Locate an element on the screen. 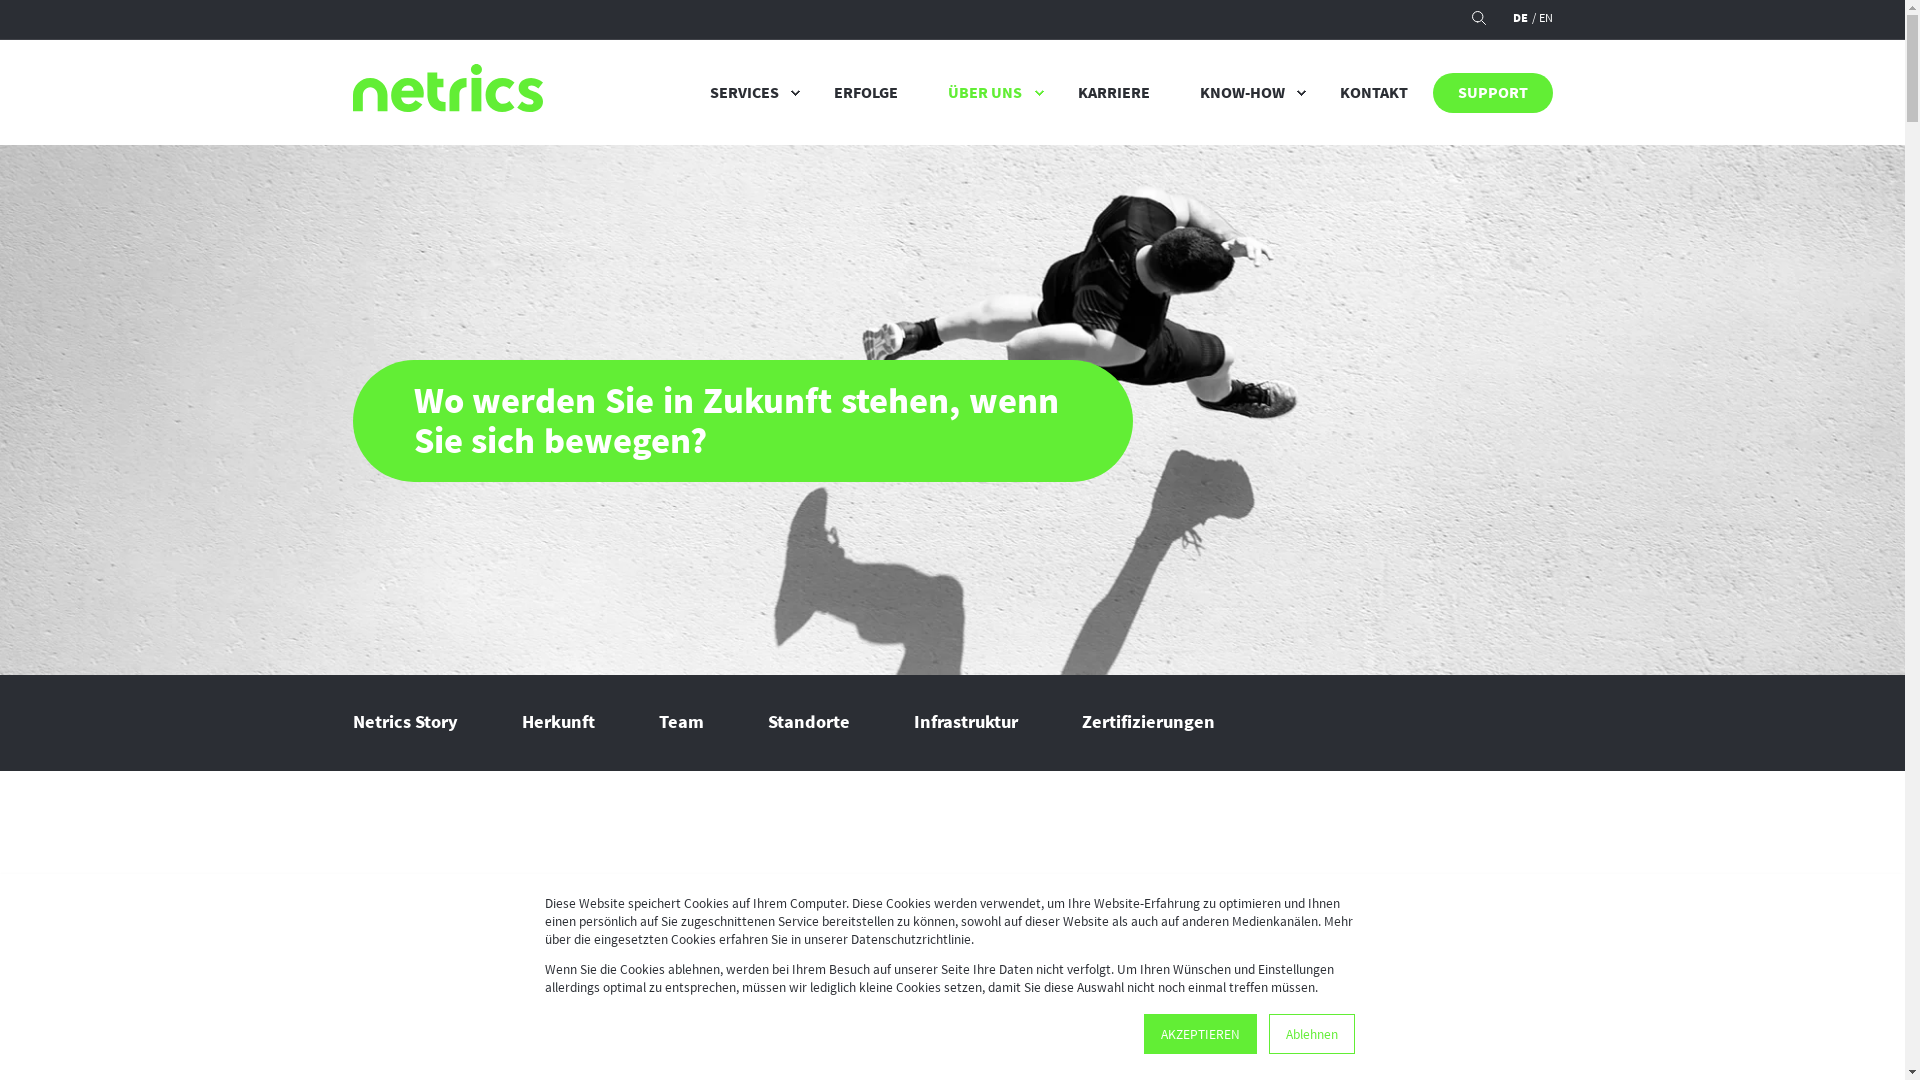  'KONTAKT' is located at coordinates (1371, 92).